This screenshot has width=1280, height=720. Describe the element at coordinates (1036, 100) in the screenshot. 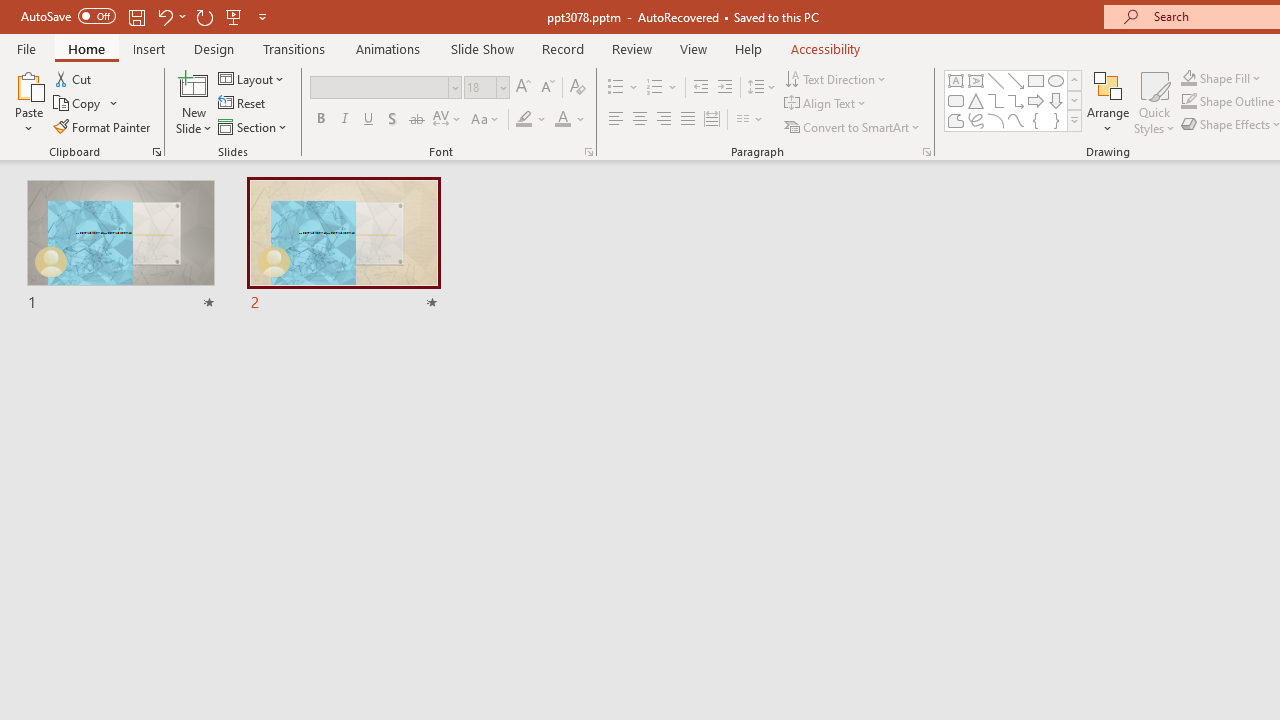

I see `'Arrow: Right'` at that location.